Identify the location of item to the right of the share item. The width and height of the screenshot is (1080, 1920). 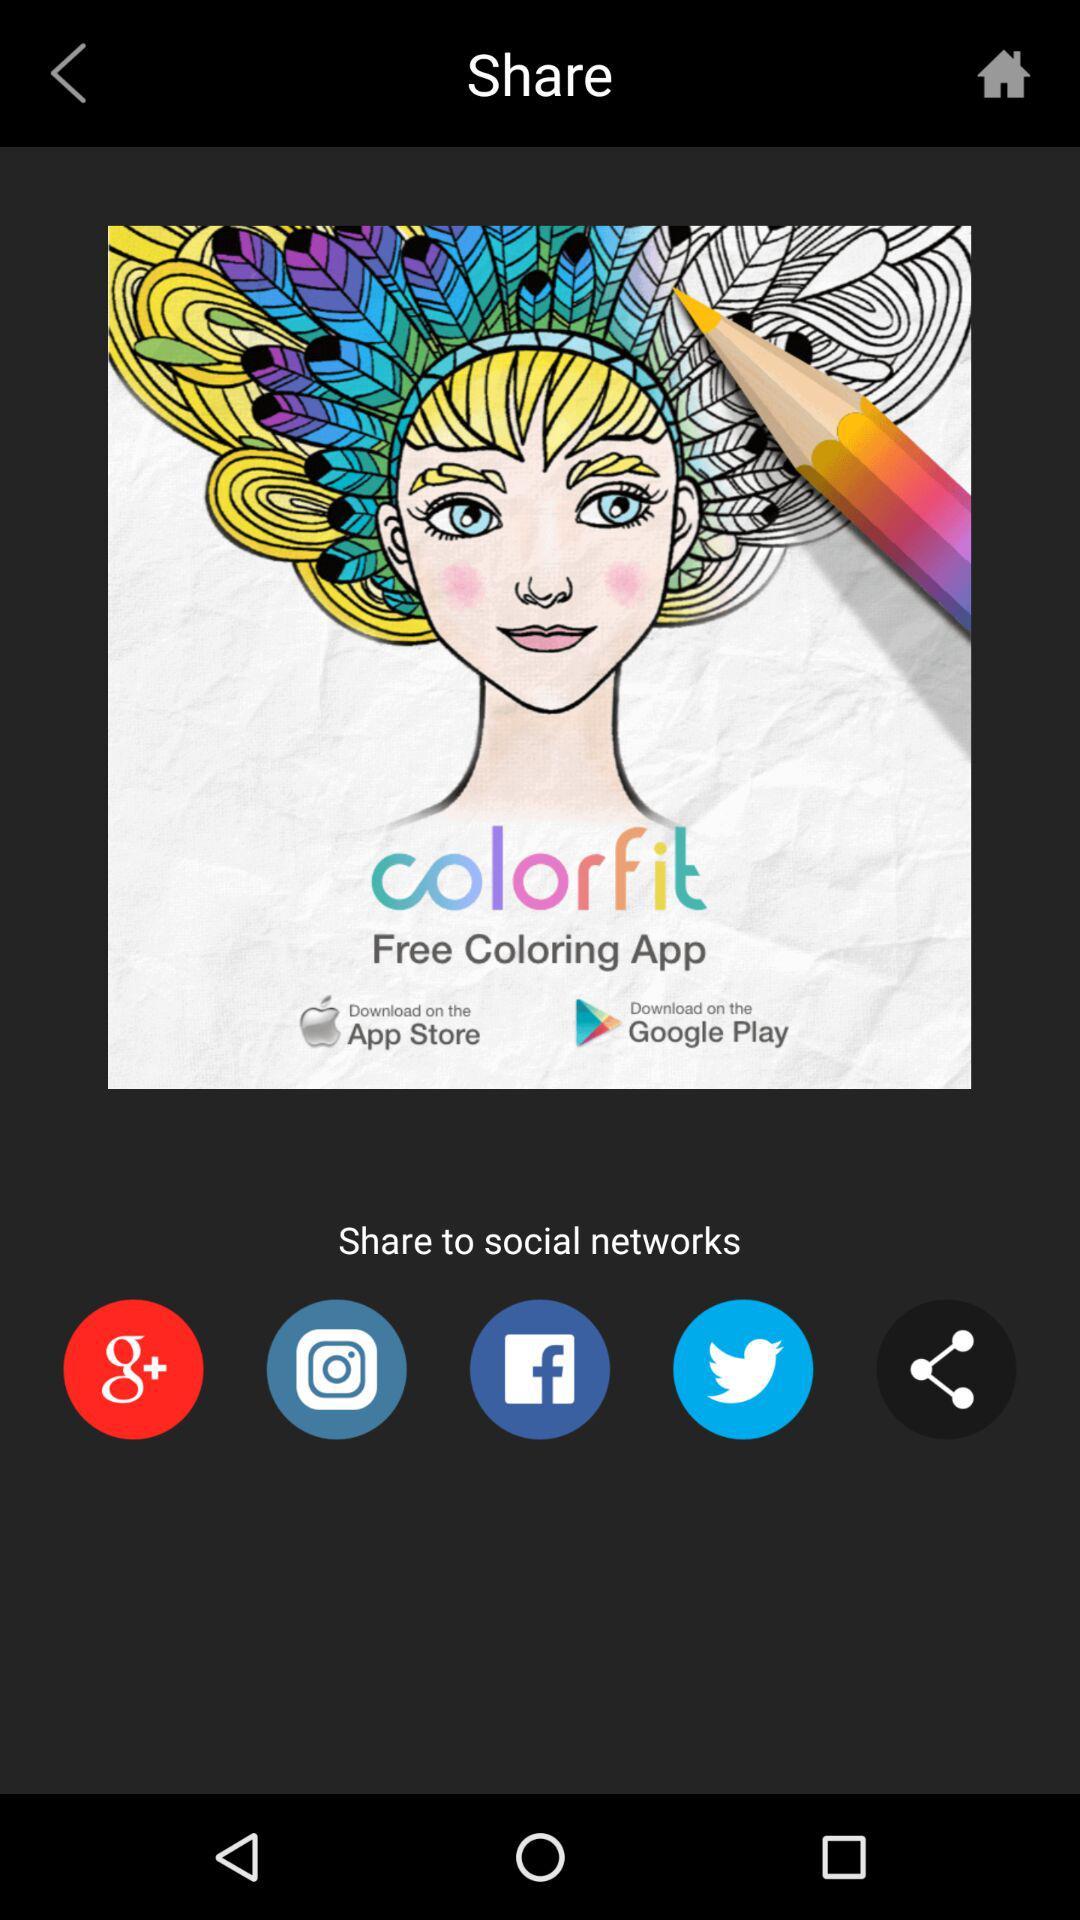
(1003, 73).